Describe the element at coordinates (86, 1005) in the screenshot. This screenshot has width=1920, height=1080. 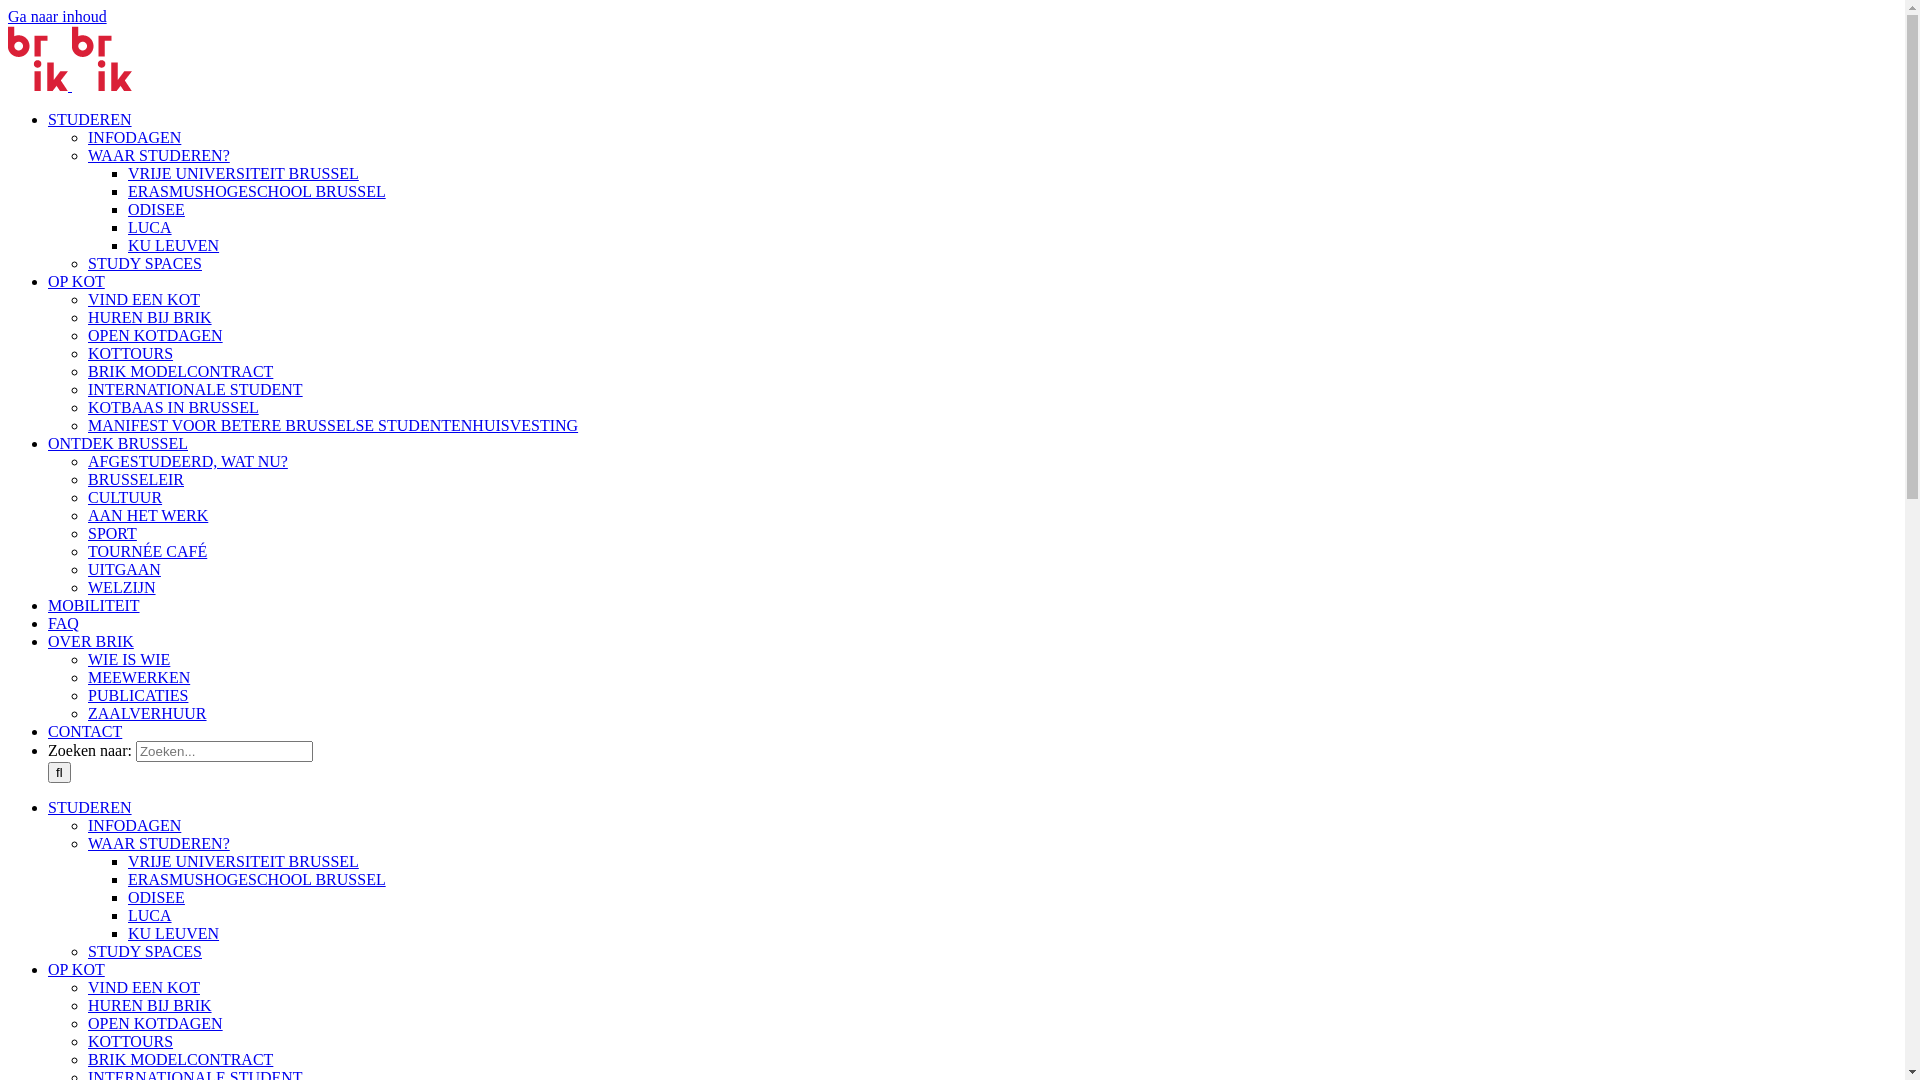
I see `'HUREN BIJ BRIK'` at that location.